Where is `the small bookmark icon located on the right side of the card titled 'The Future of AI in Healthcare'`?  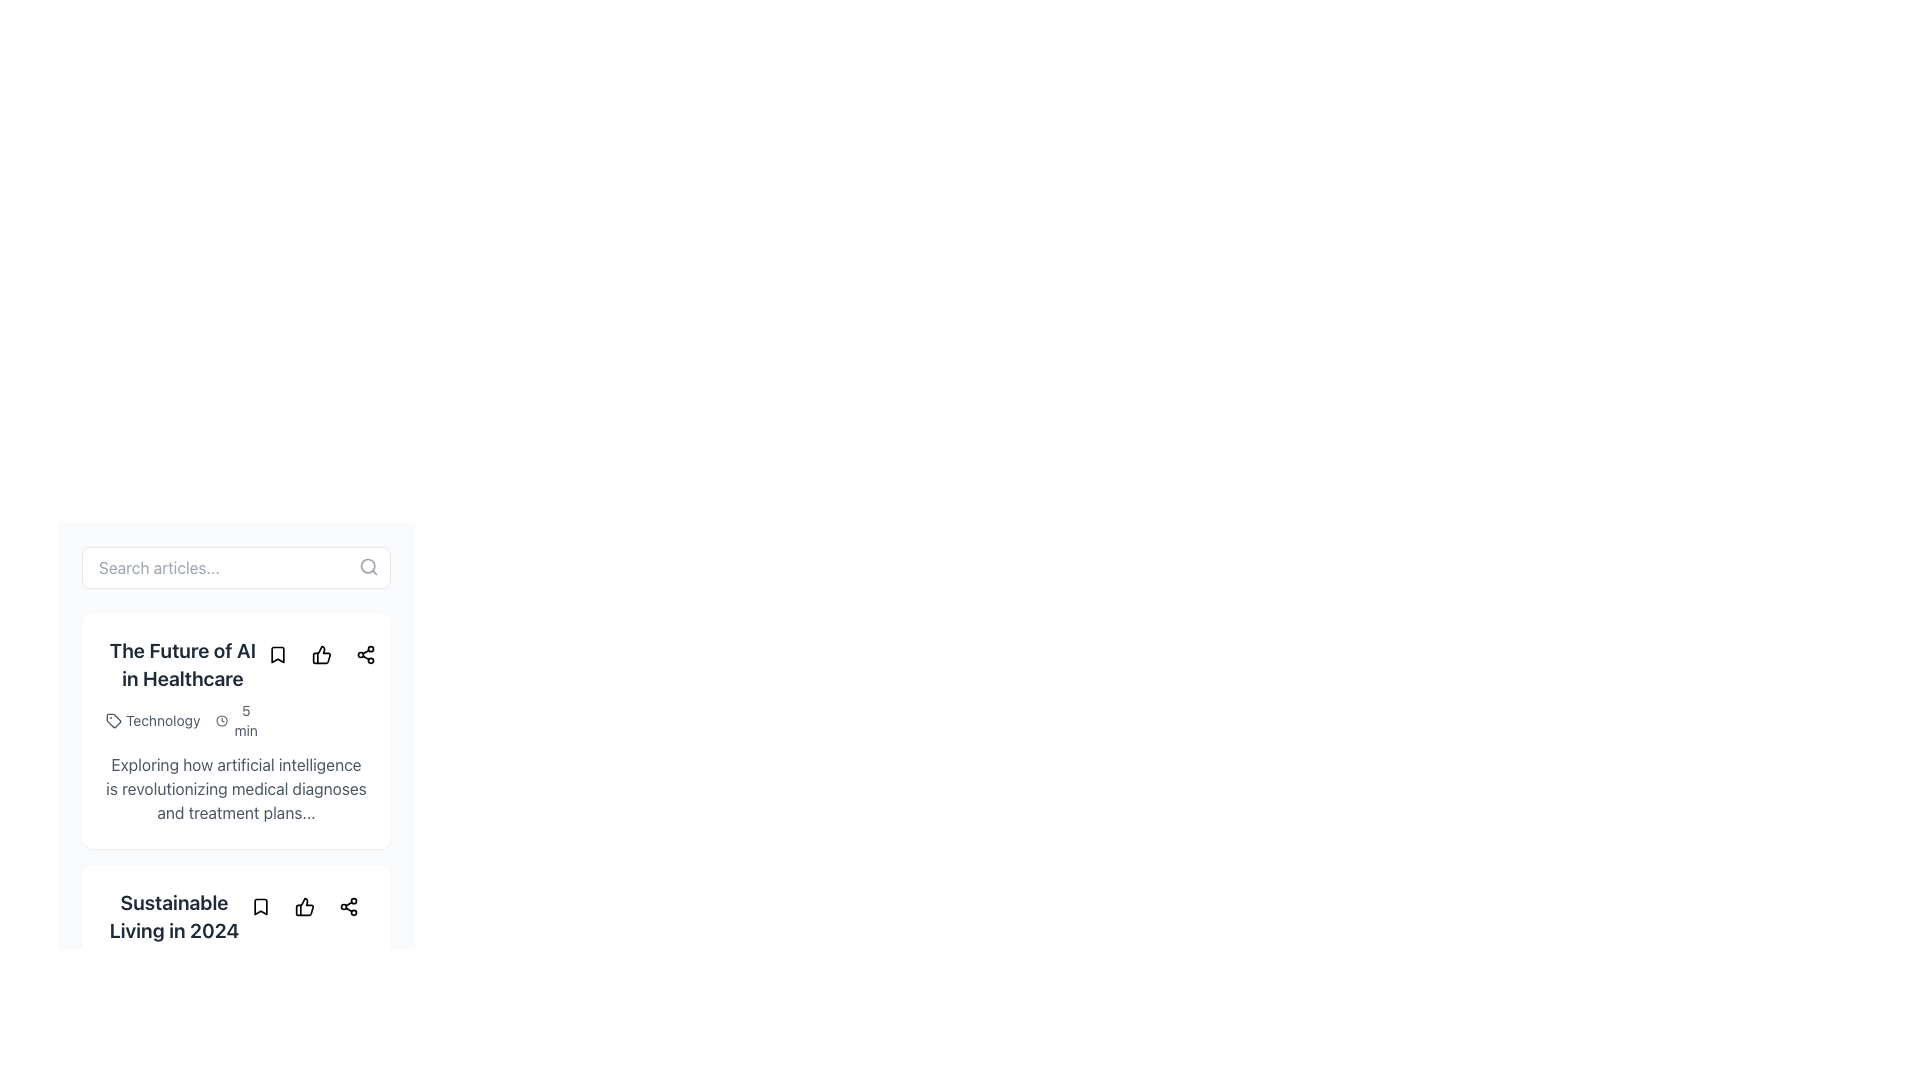 the small bookmark icon located on the right side of the card titled 'The Future of AI in Healthcare' is located at coordinates (276, 655).